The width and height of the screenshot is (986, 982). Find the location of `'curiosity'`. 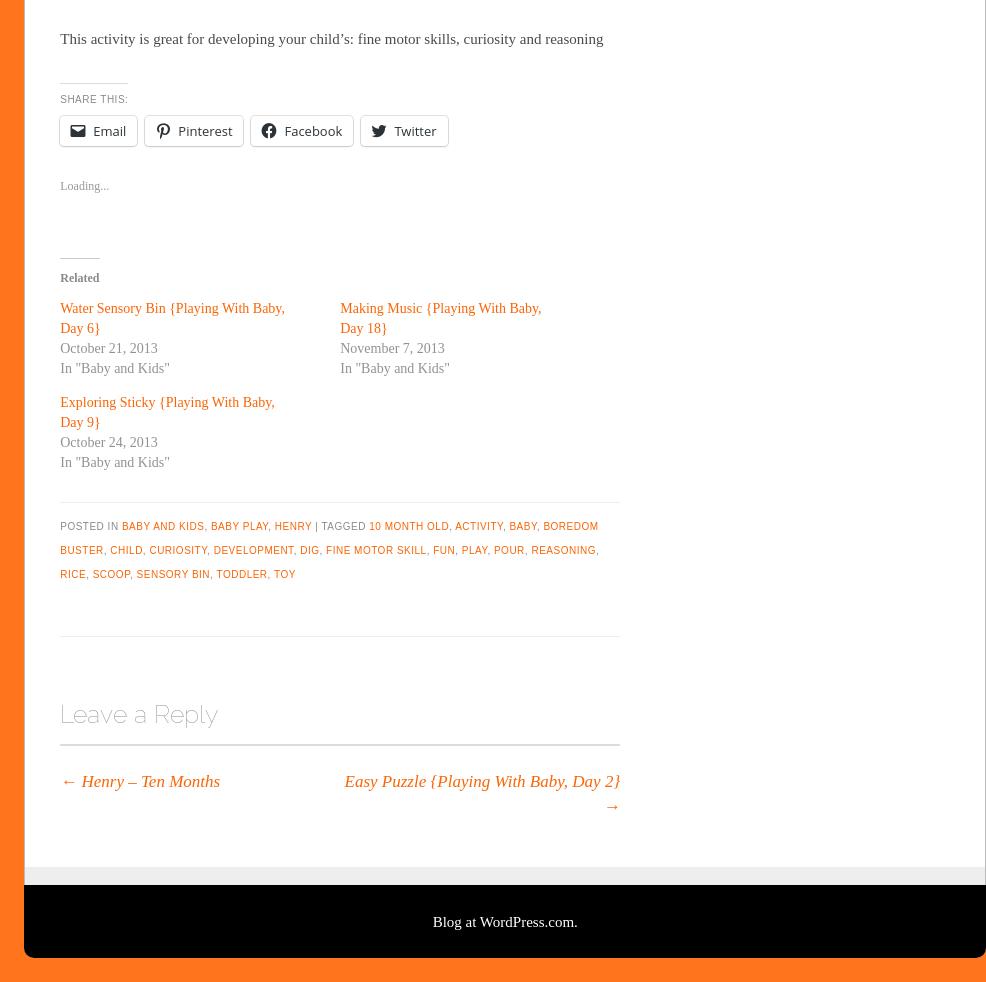

'curiosity' is located at coordinates (176, 549).